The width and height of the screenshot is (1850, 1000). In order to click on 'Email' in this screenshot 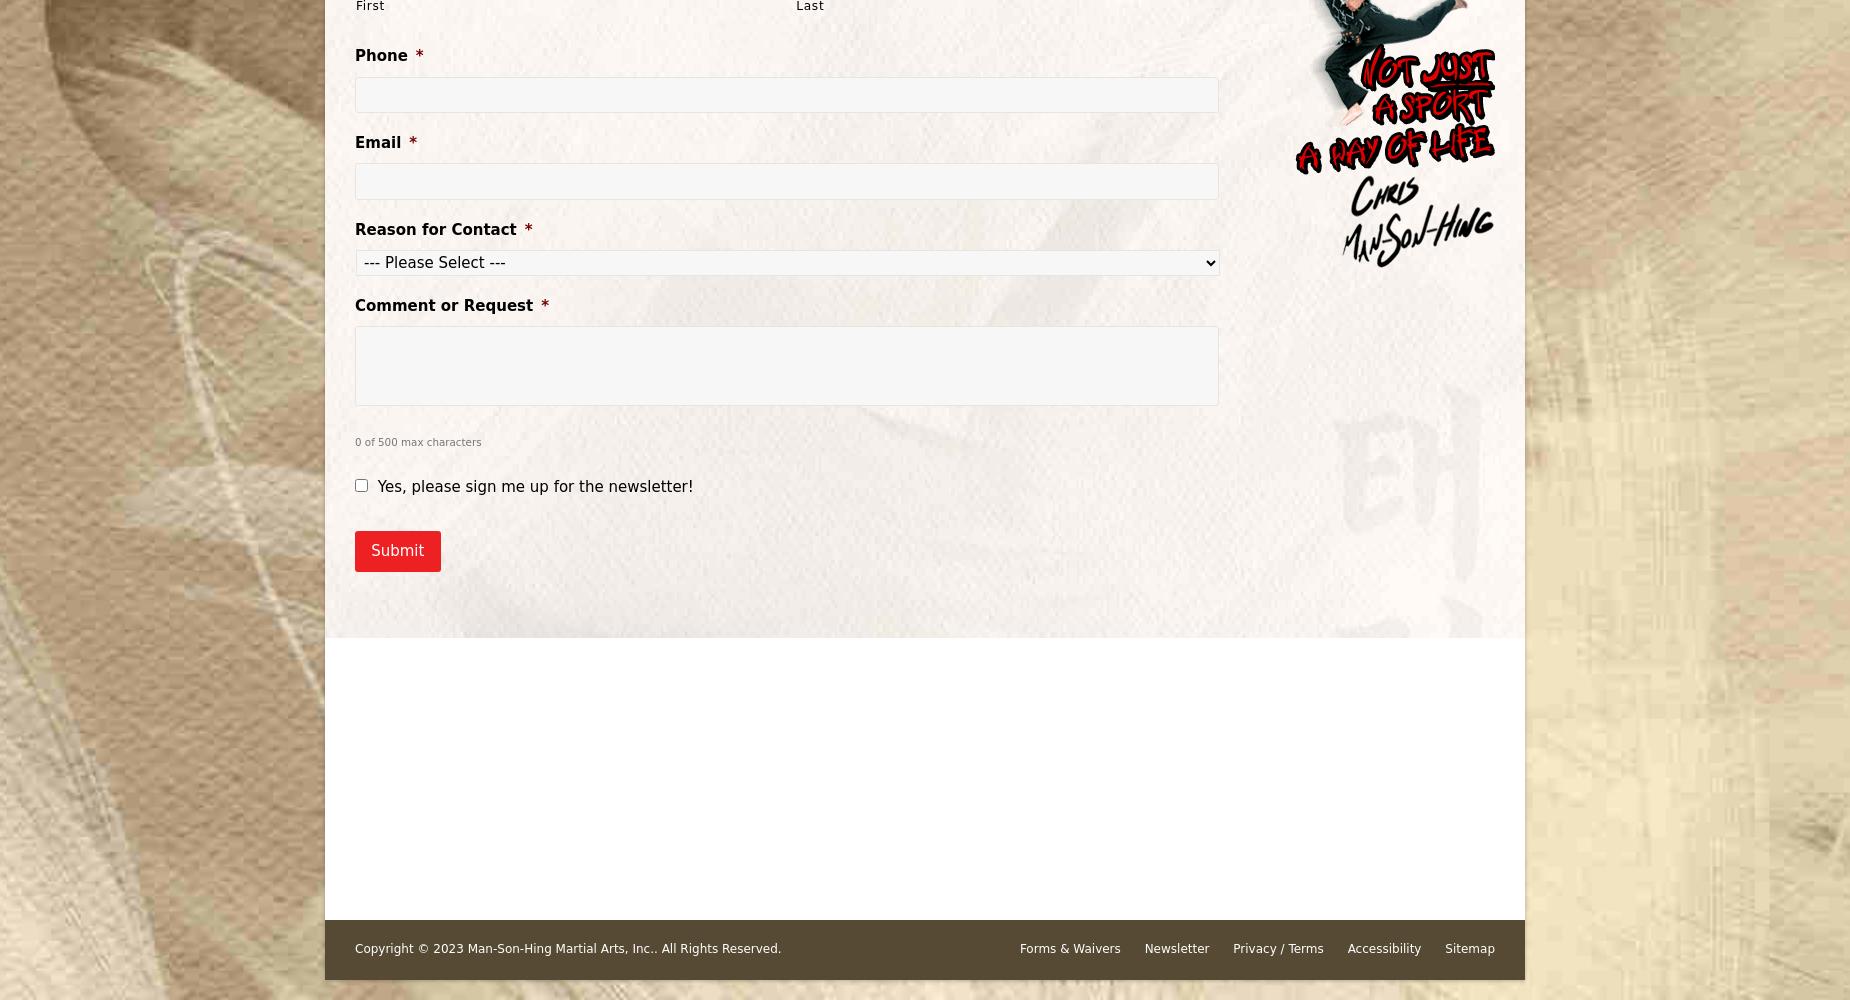, I will do `click(376, 142)`.